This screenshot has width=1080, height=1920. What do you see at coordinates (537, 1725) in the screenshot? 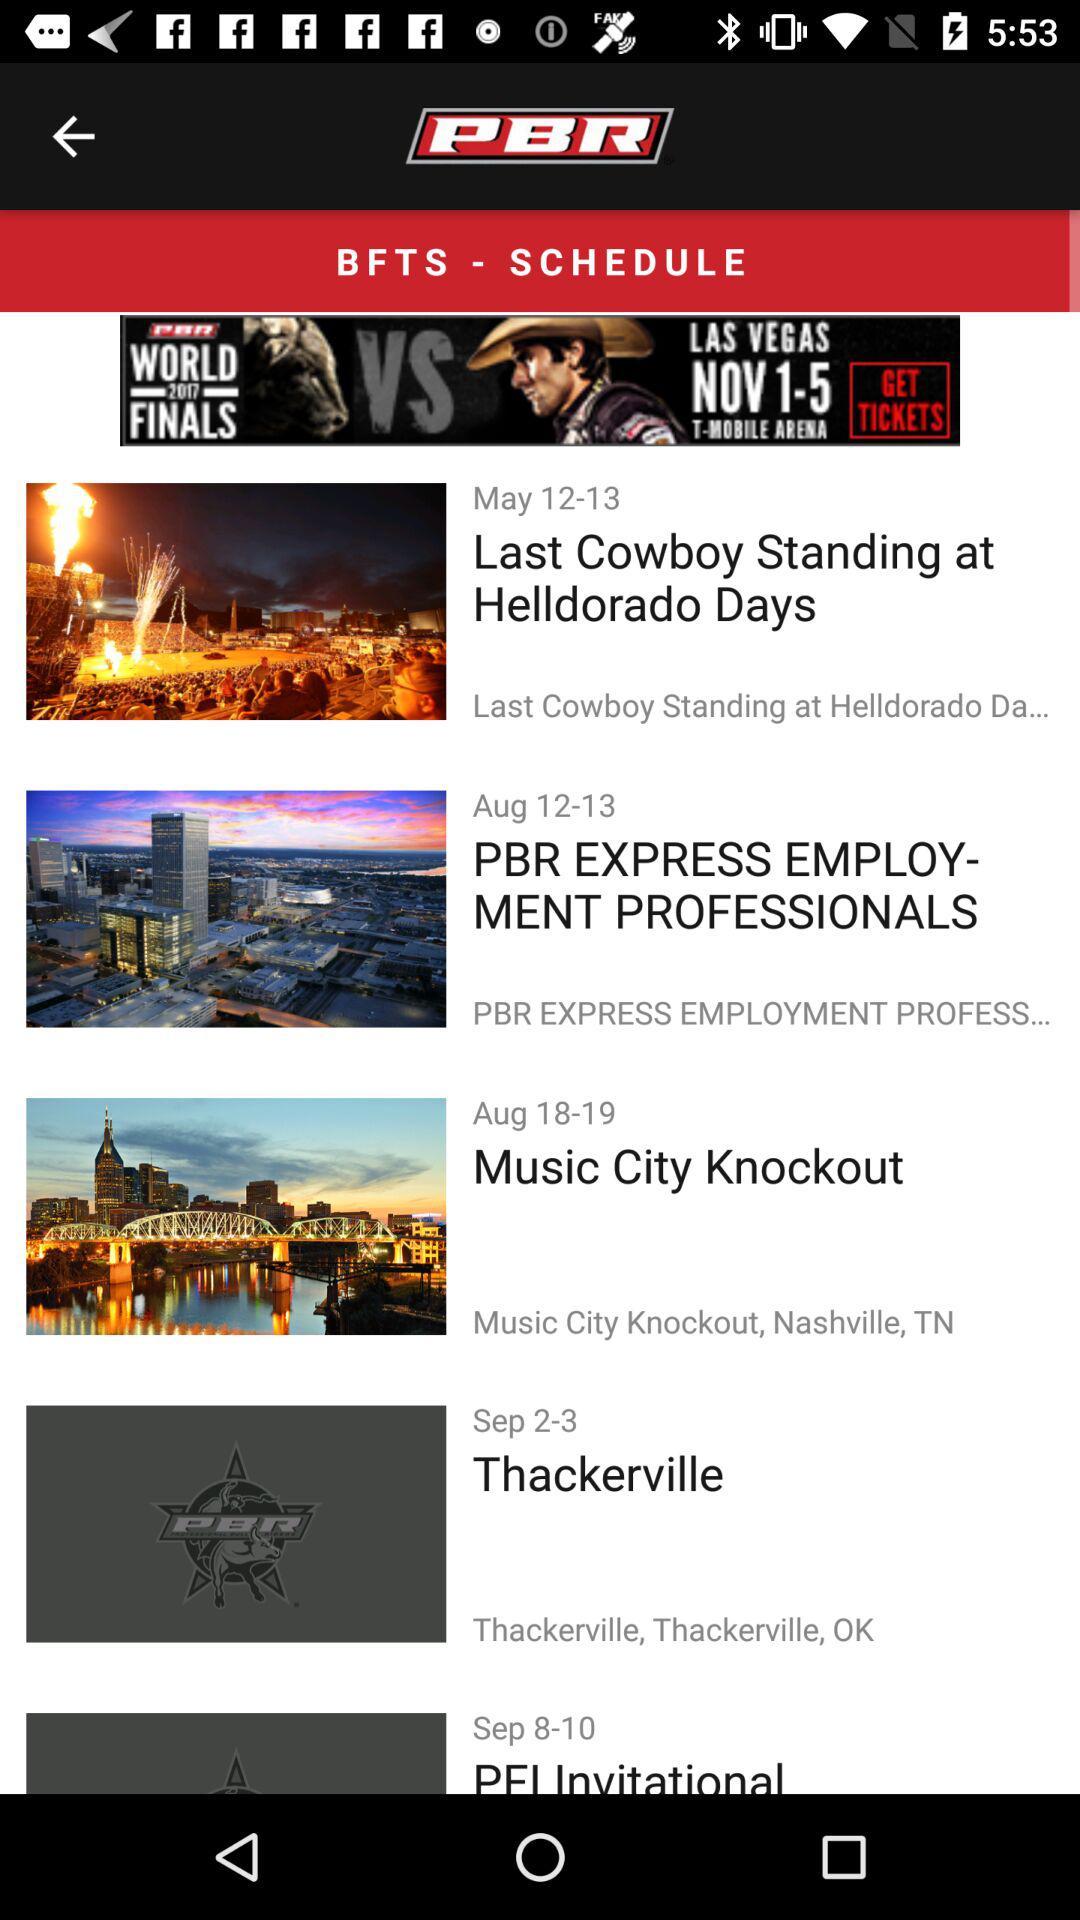
I see `sep 8-10` at bounding box center [537, 1725].